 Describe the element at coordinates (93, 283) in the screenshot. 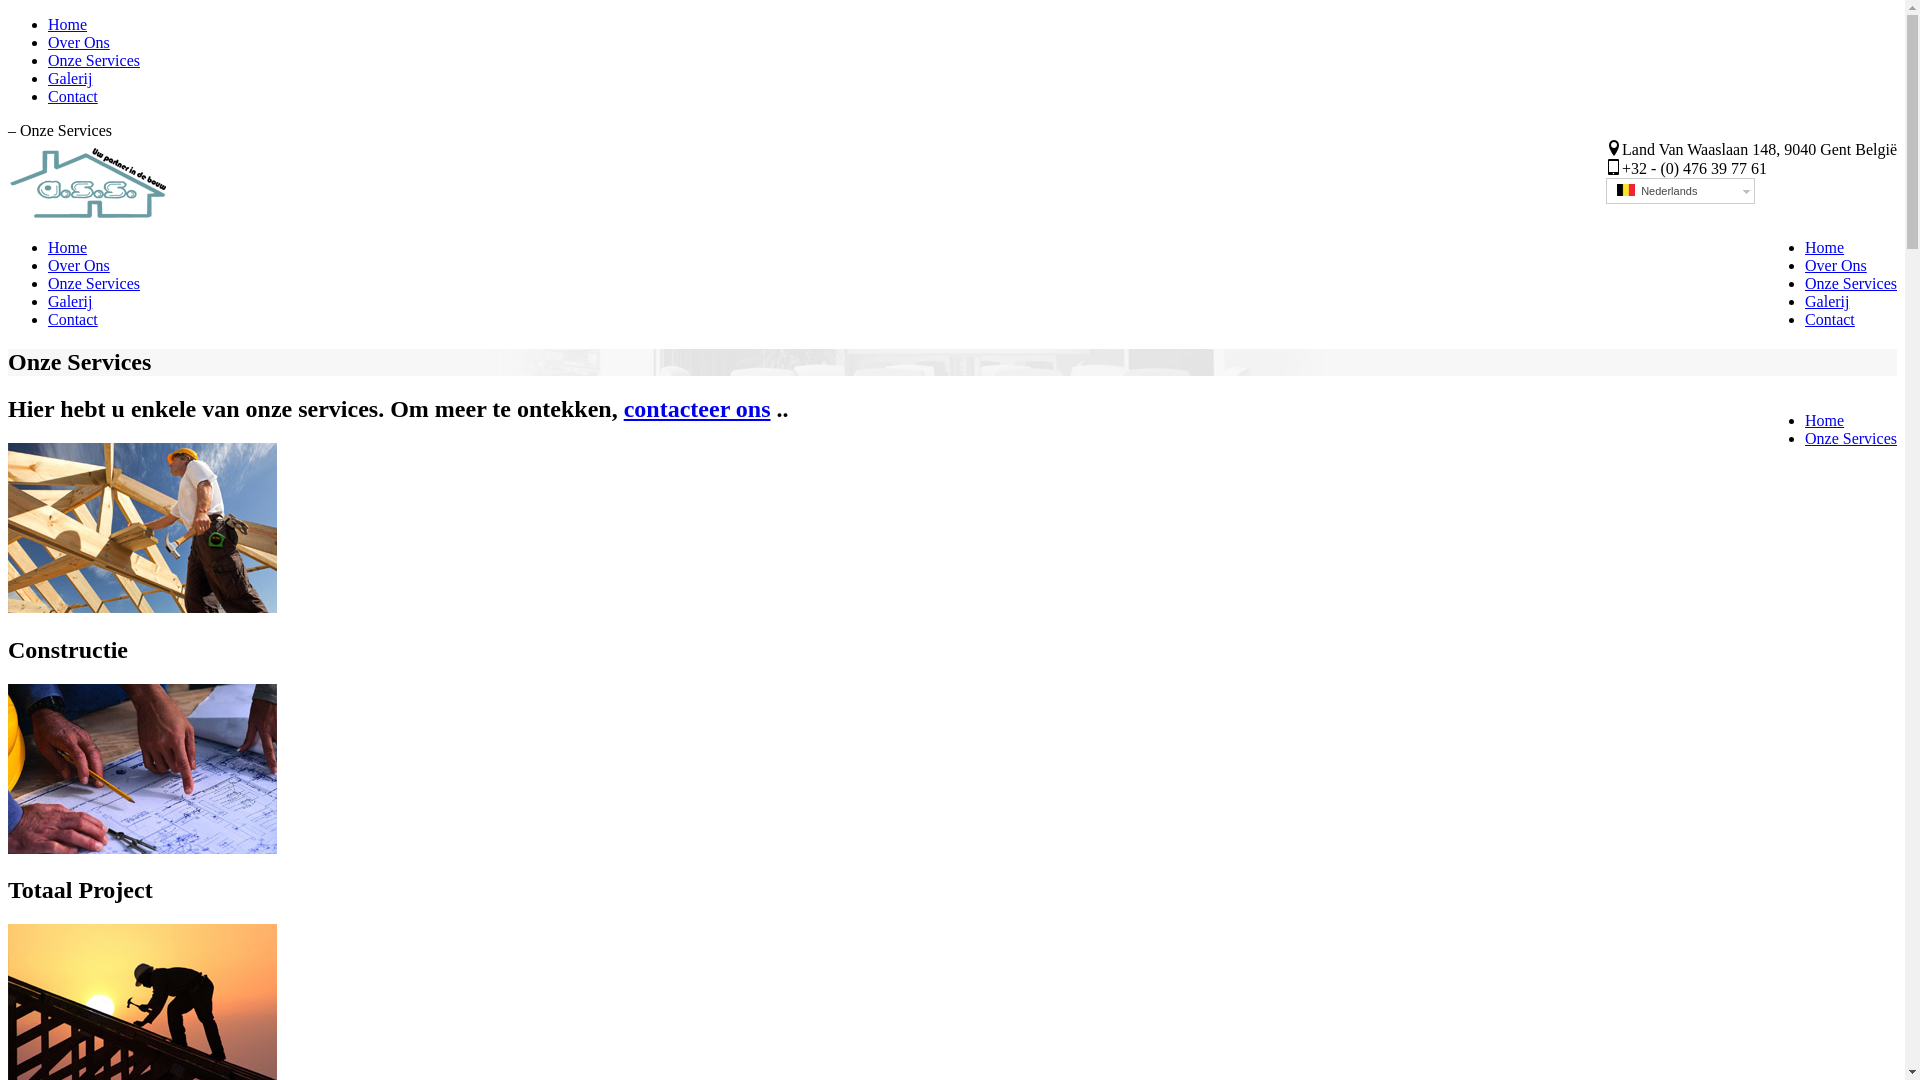

I see `'Onze Services'` at that location.